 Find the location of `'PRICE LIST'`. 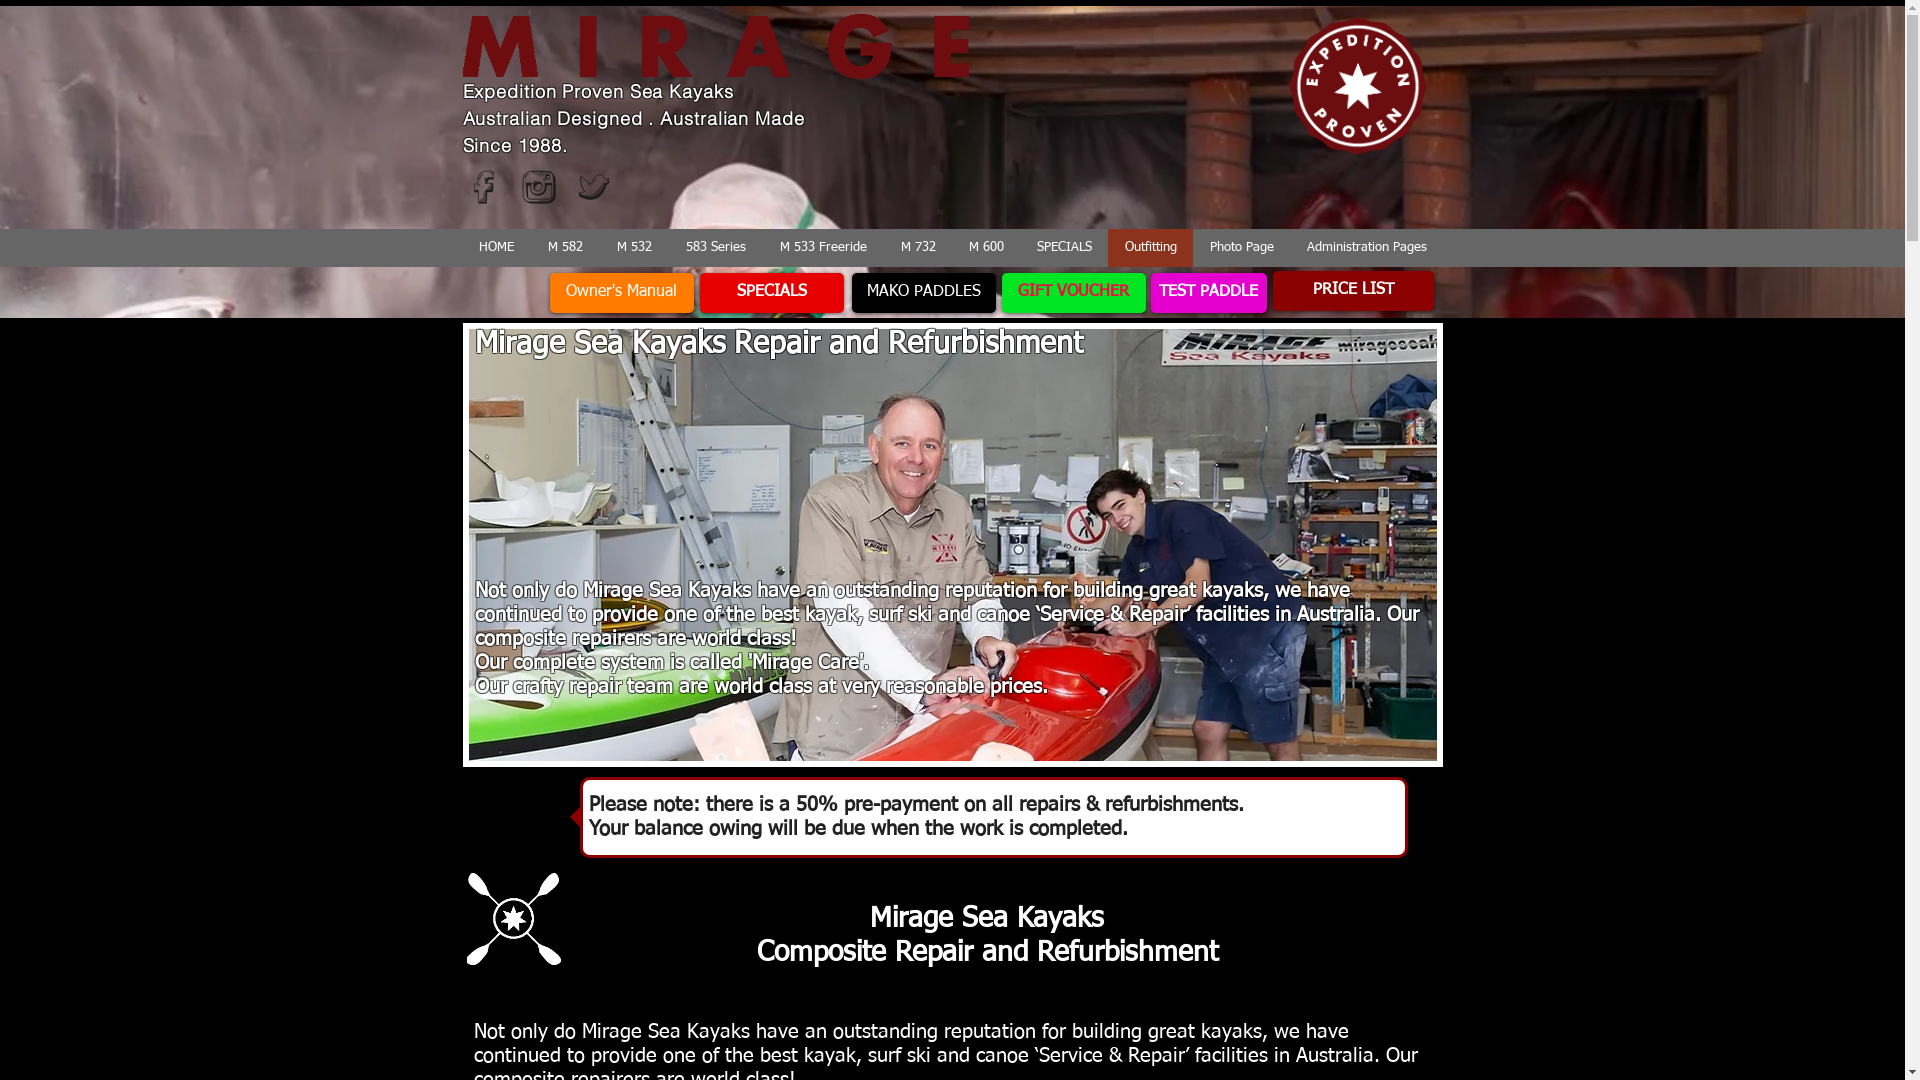

'PRICE LIST' is located at coordinates (1352, 290).